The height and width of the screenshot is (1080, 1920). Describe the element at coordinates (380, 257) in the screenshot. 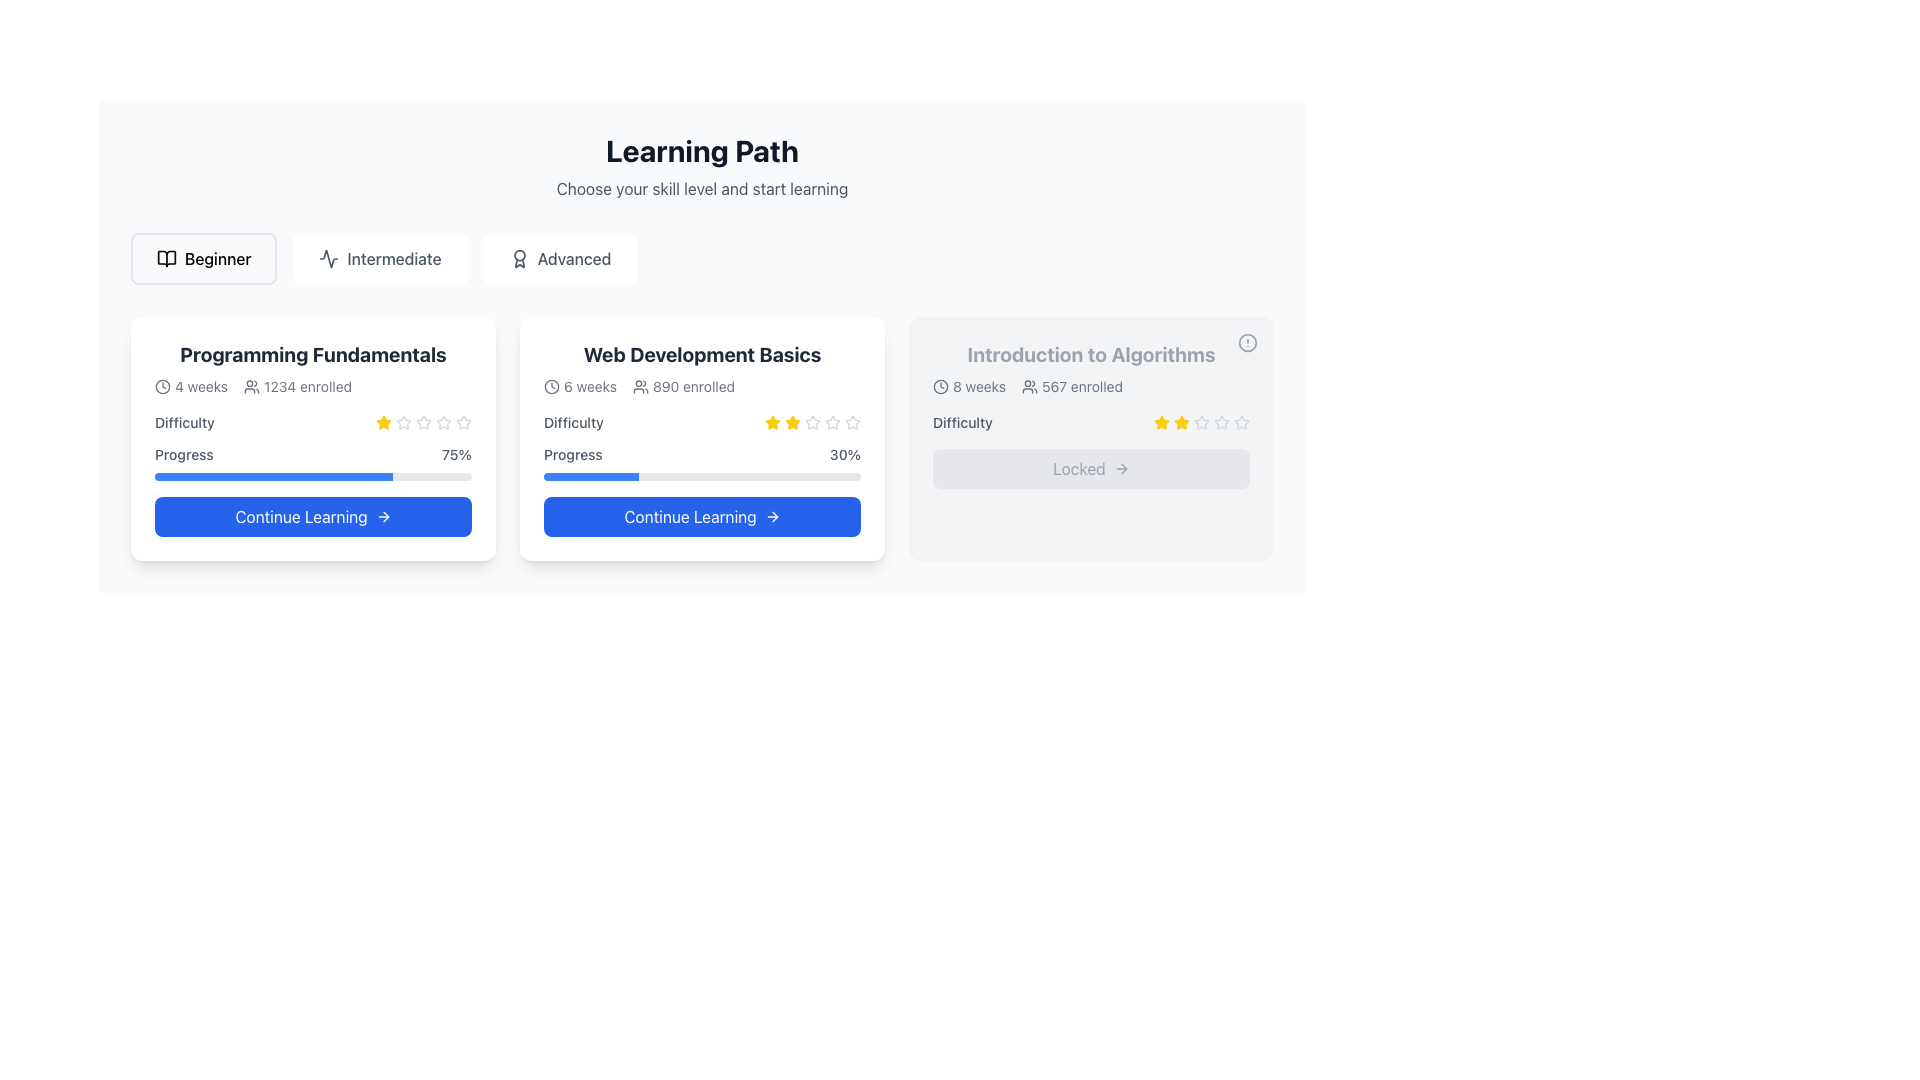

I see `the 'Intermediate' button in the skill level selection group` at that location.